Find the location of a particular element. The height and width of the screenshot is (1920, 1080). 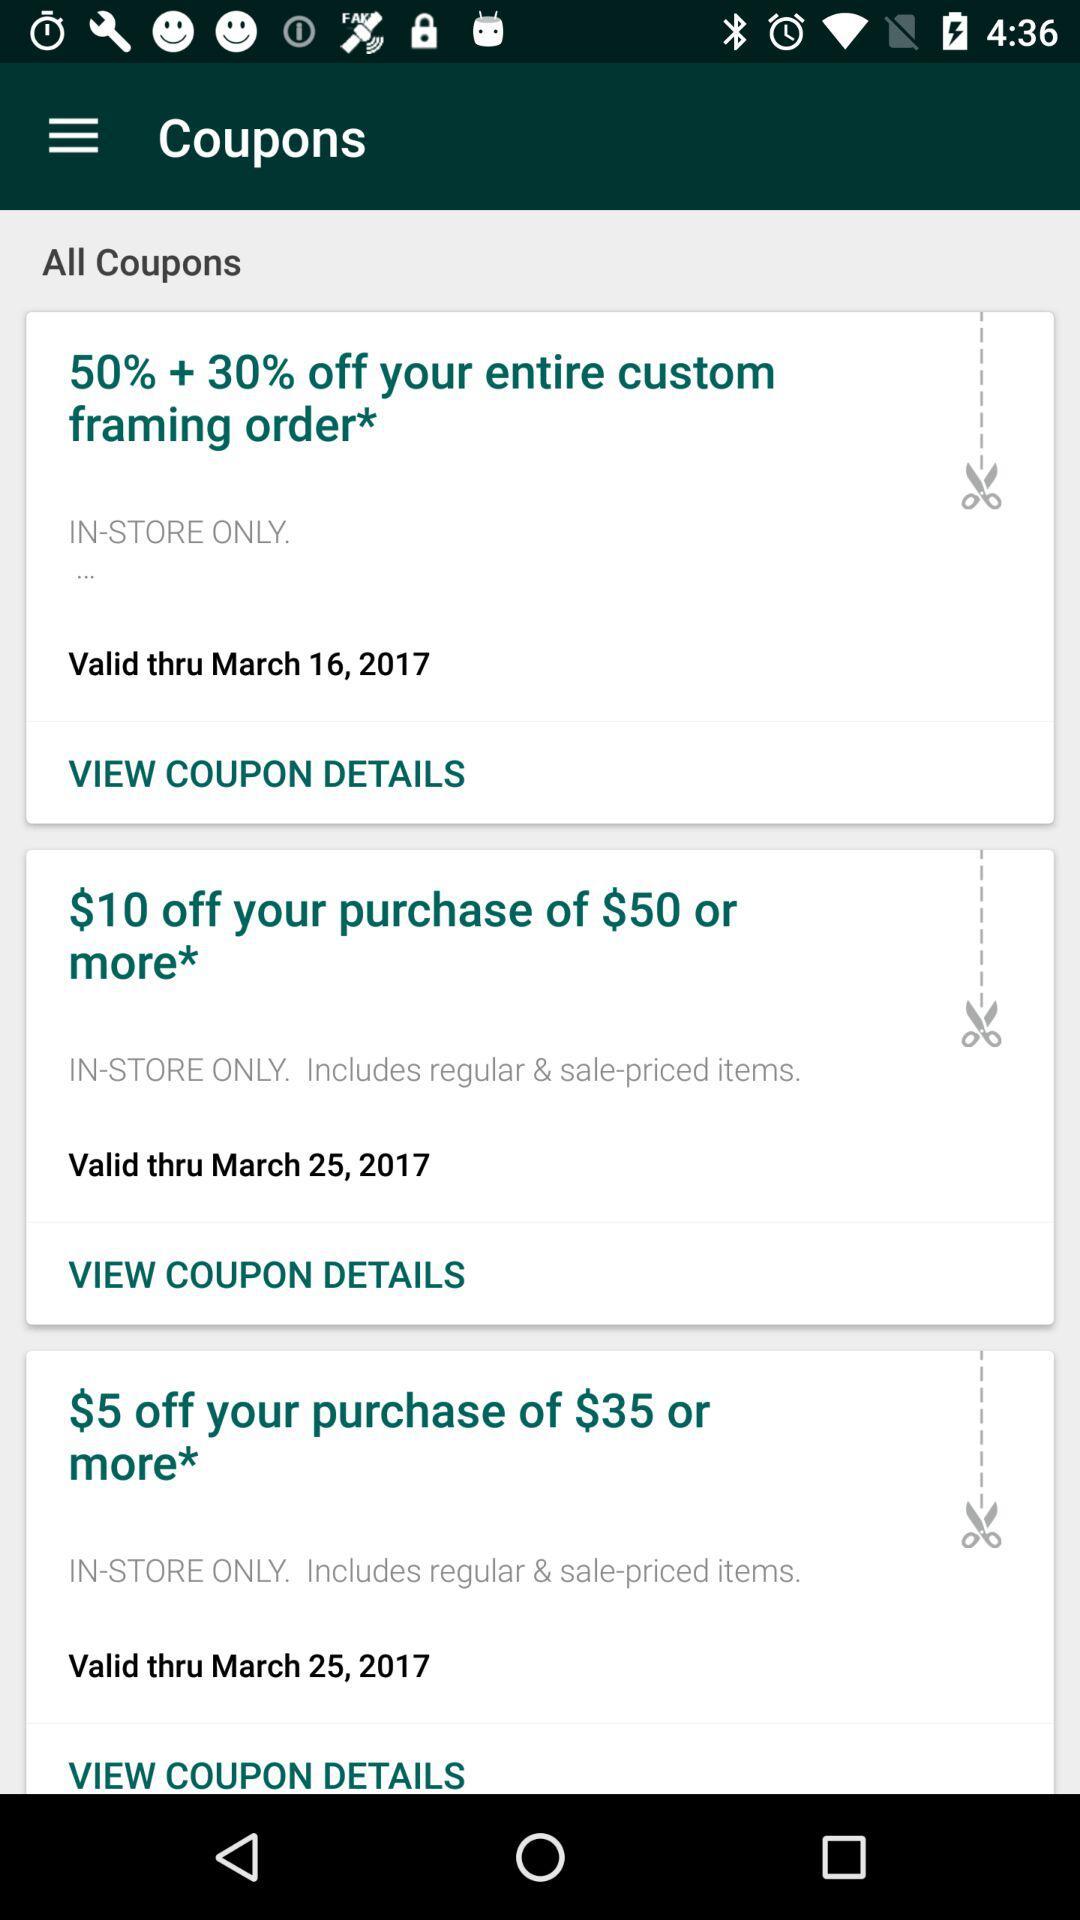

all coupons icon is located at coordinates (540, 246).